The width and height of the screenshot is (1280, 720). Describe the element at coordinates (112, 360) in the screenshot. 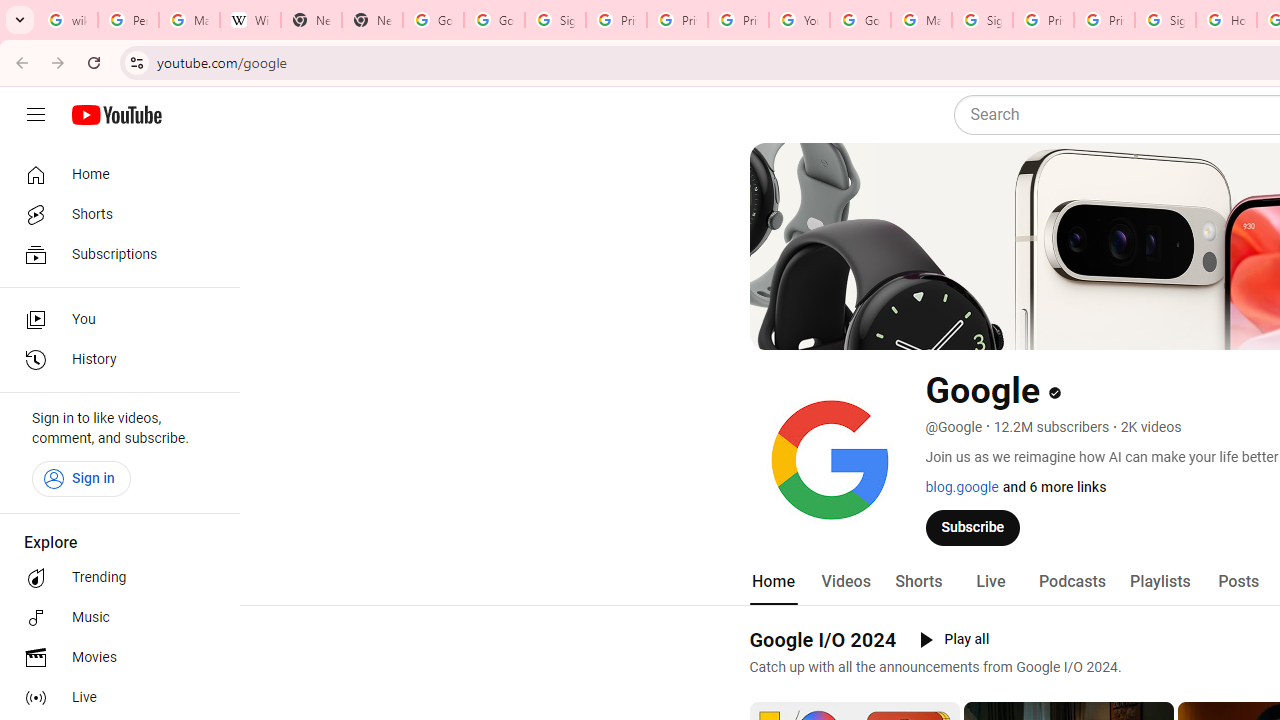

I see `'History'` at that location.